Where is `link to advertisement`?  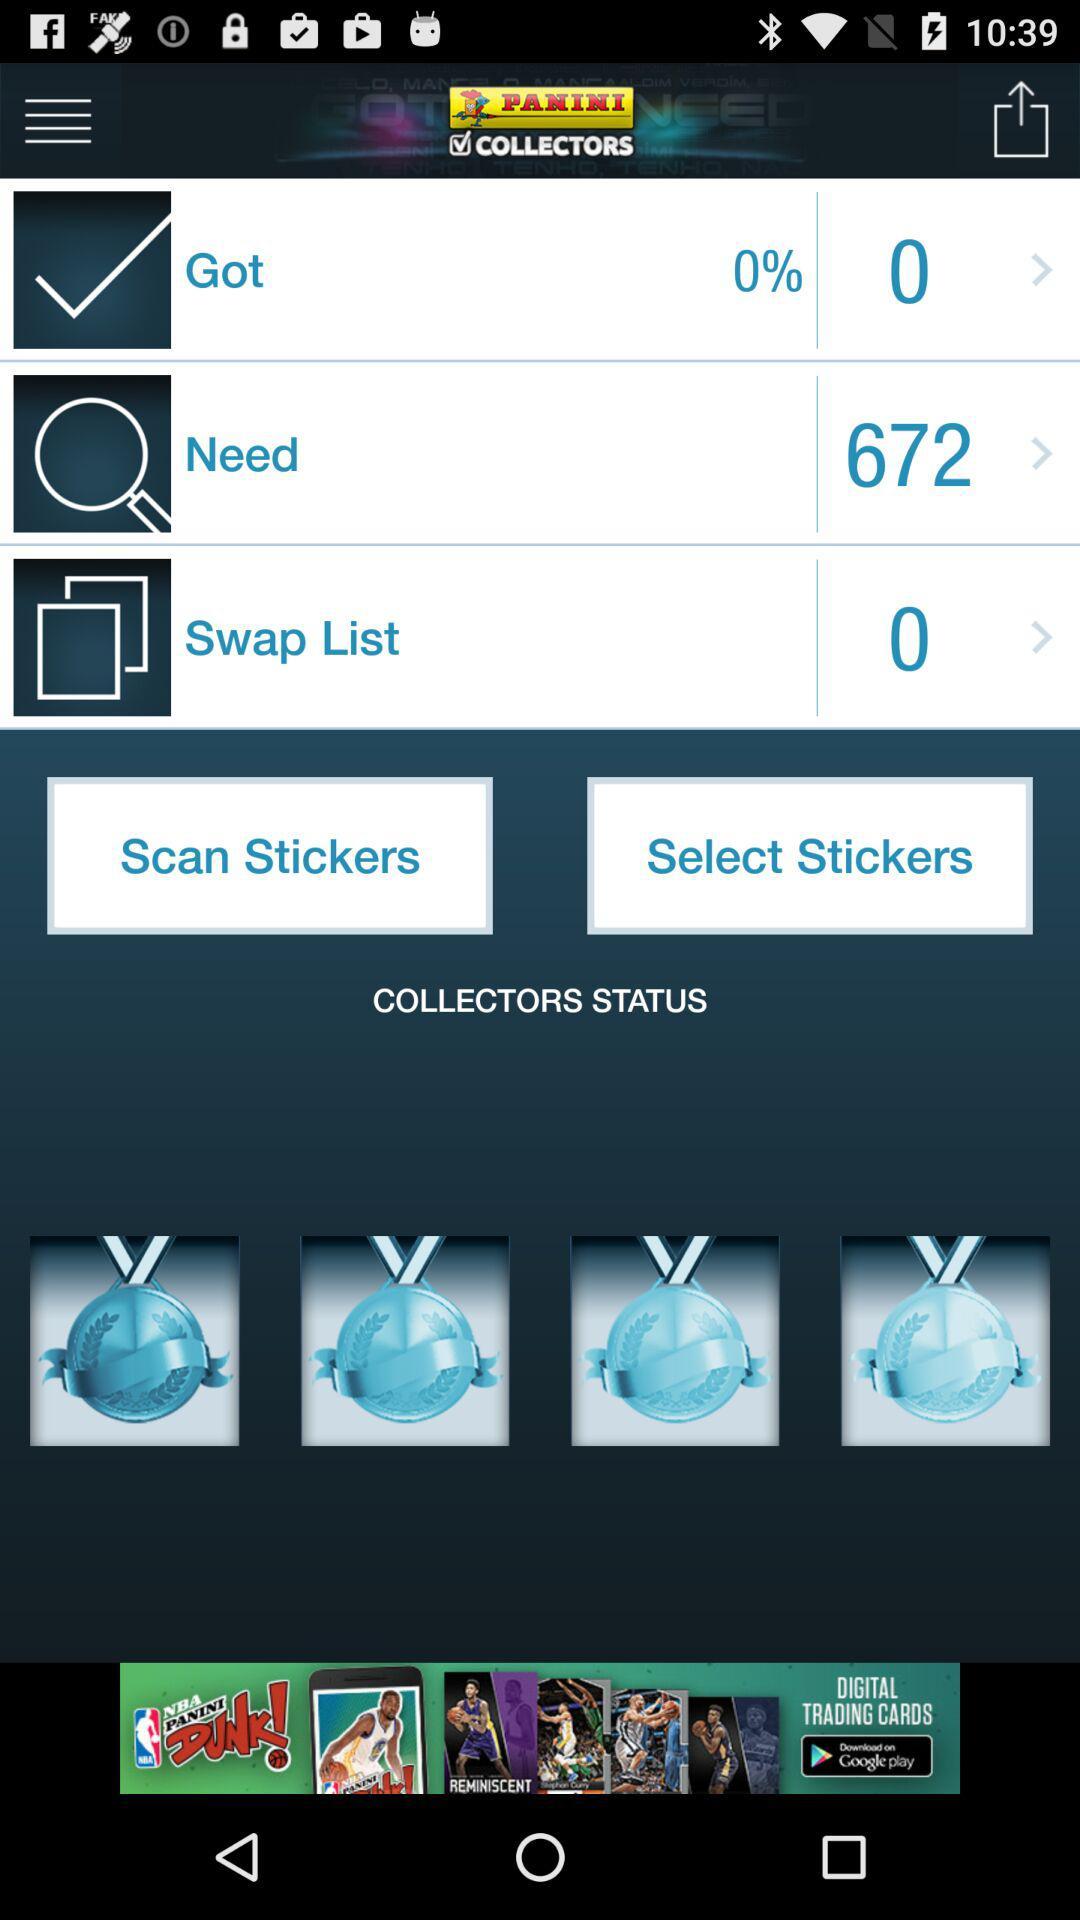 link to advertisement is located at coordinates (540, 1727).